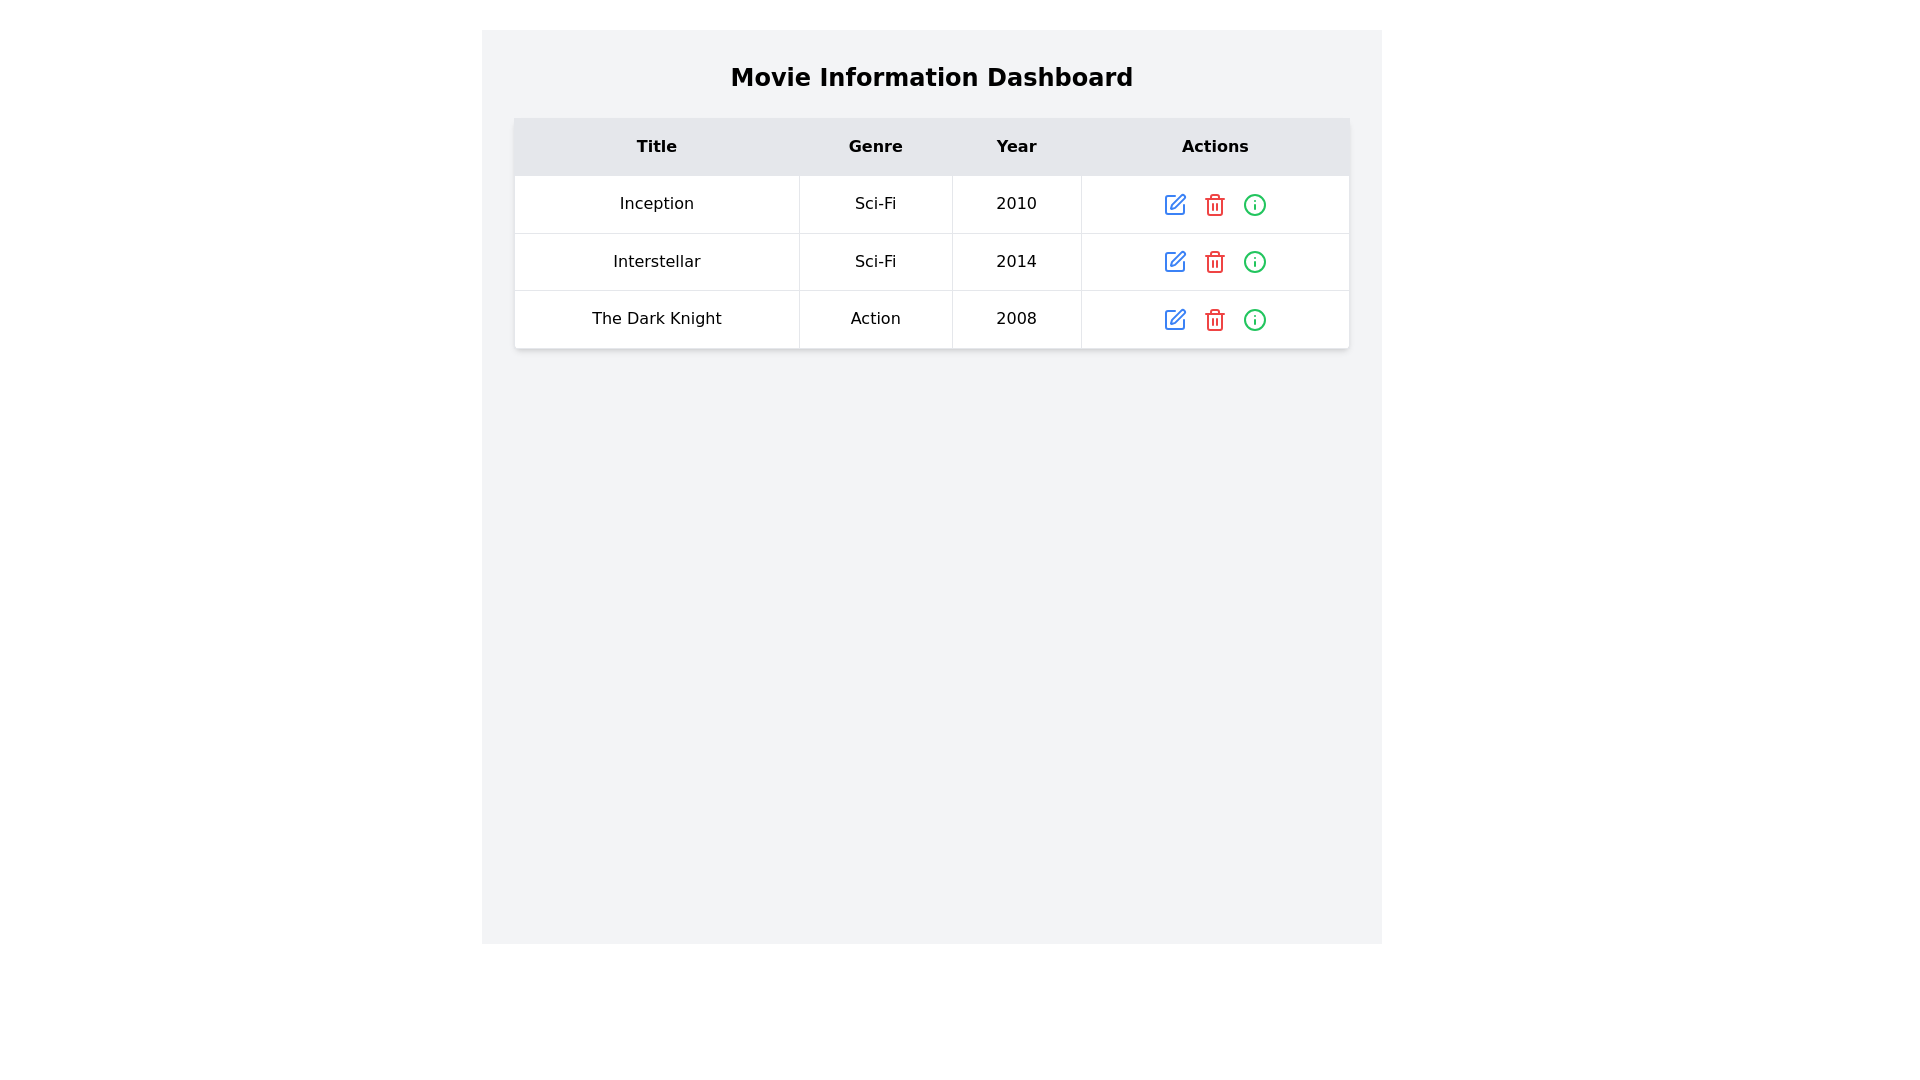  Describe the element at coordinates (1254, 318) in the screenshot. I see `the interactive button in the actions column of the third row in the table` at that location.